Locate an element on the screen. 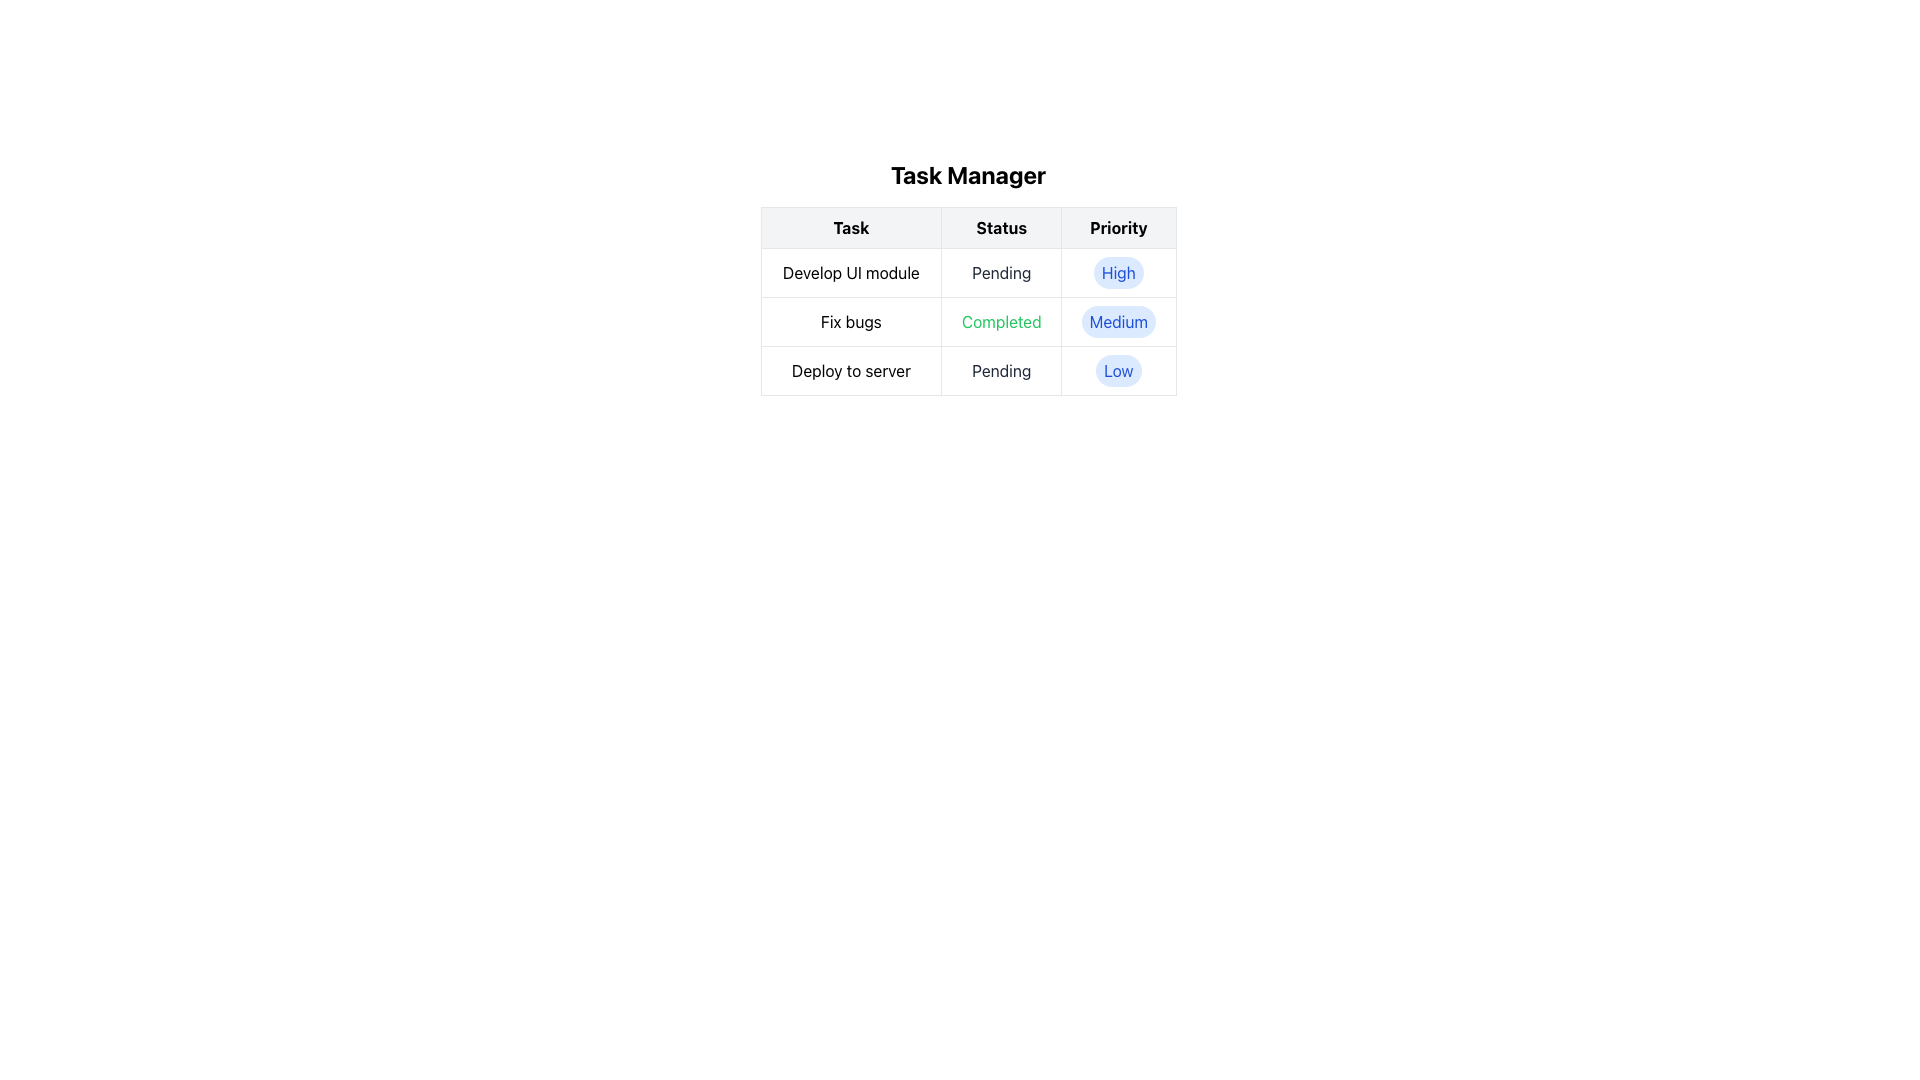 The height and width of the screenshot is (1080, 1920). the 'Priority' column header in the table, which is the third and rightmost column header, to indicate its purpose related to task priorities is located at coordinates (1117, 226).